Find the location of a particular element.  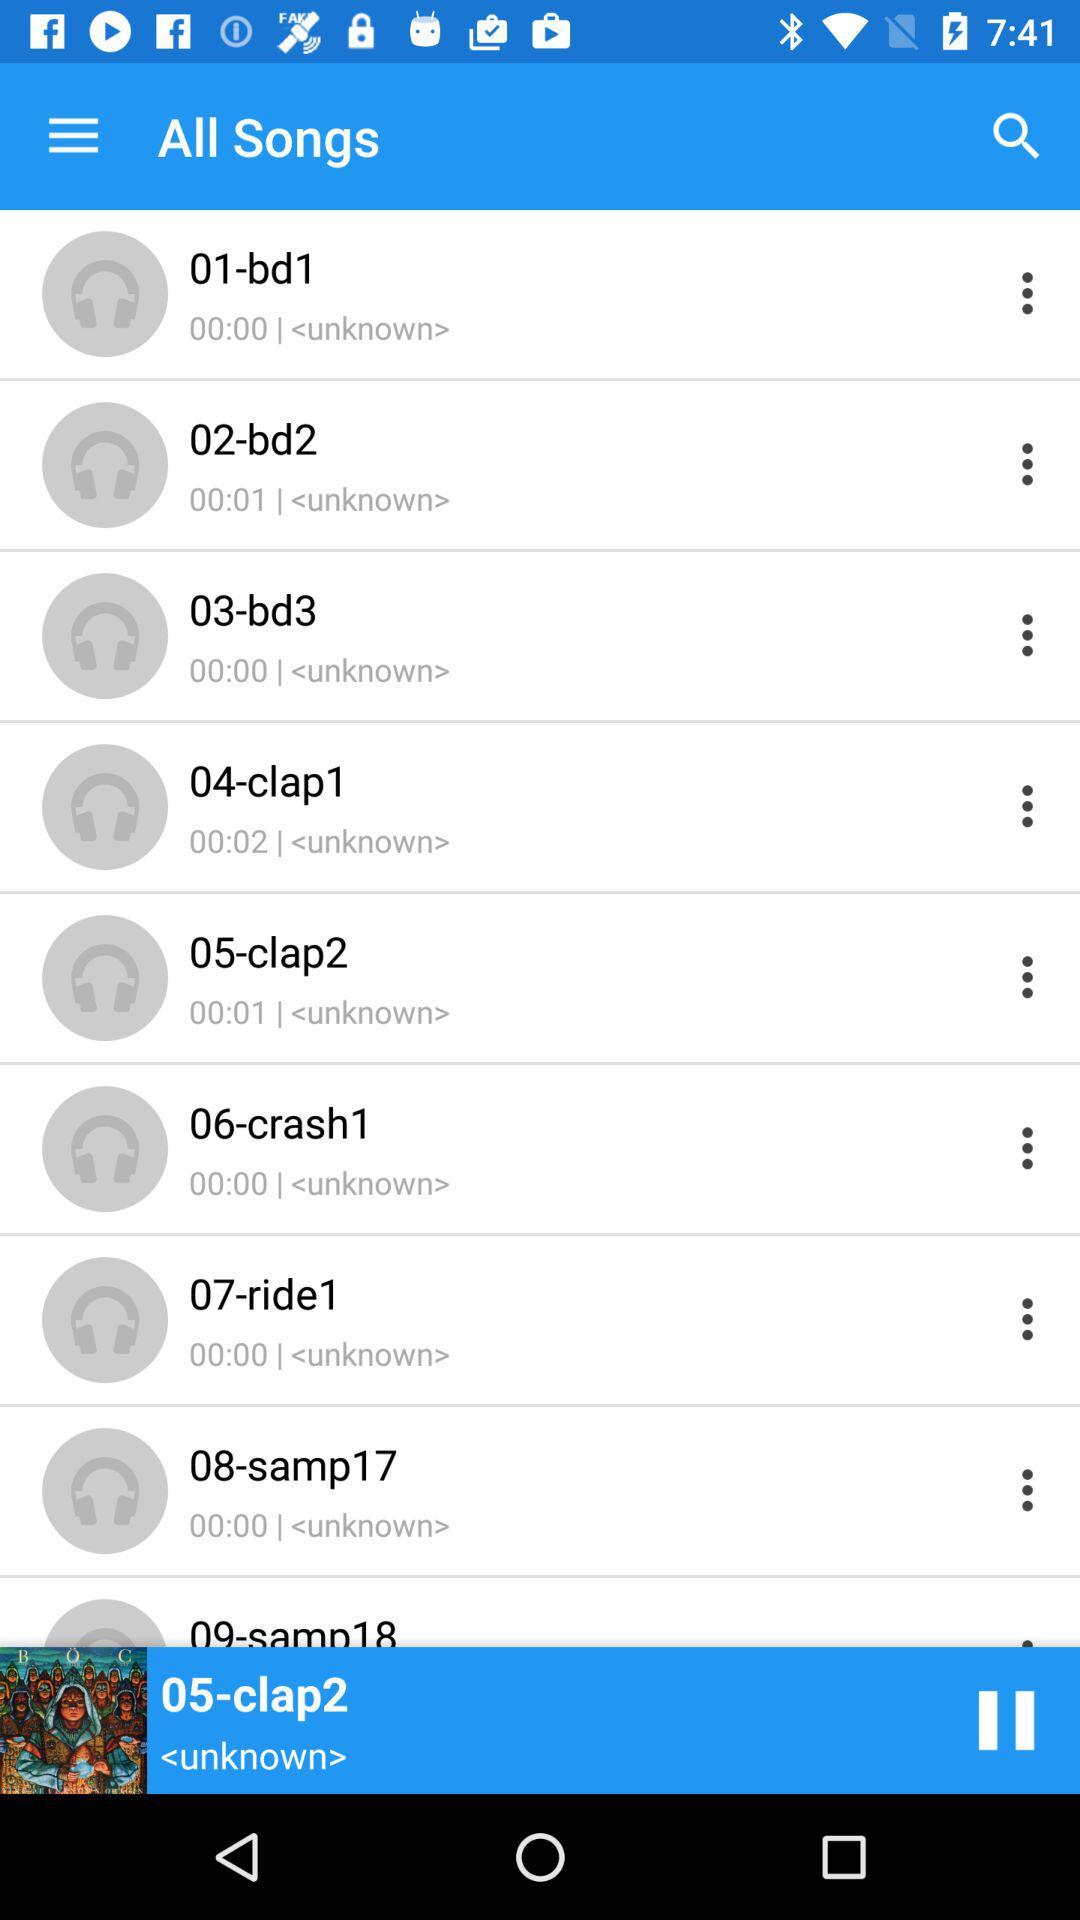

icon above the 00:00 | <unknown> icon is located at coordinates (591, 608).